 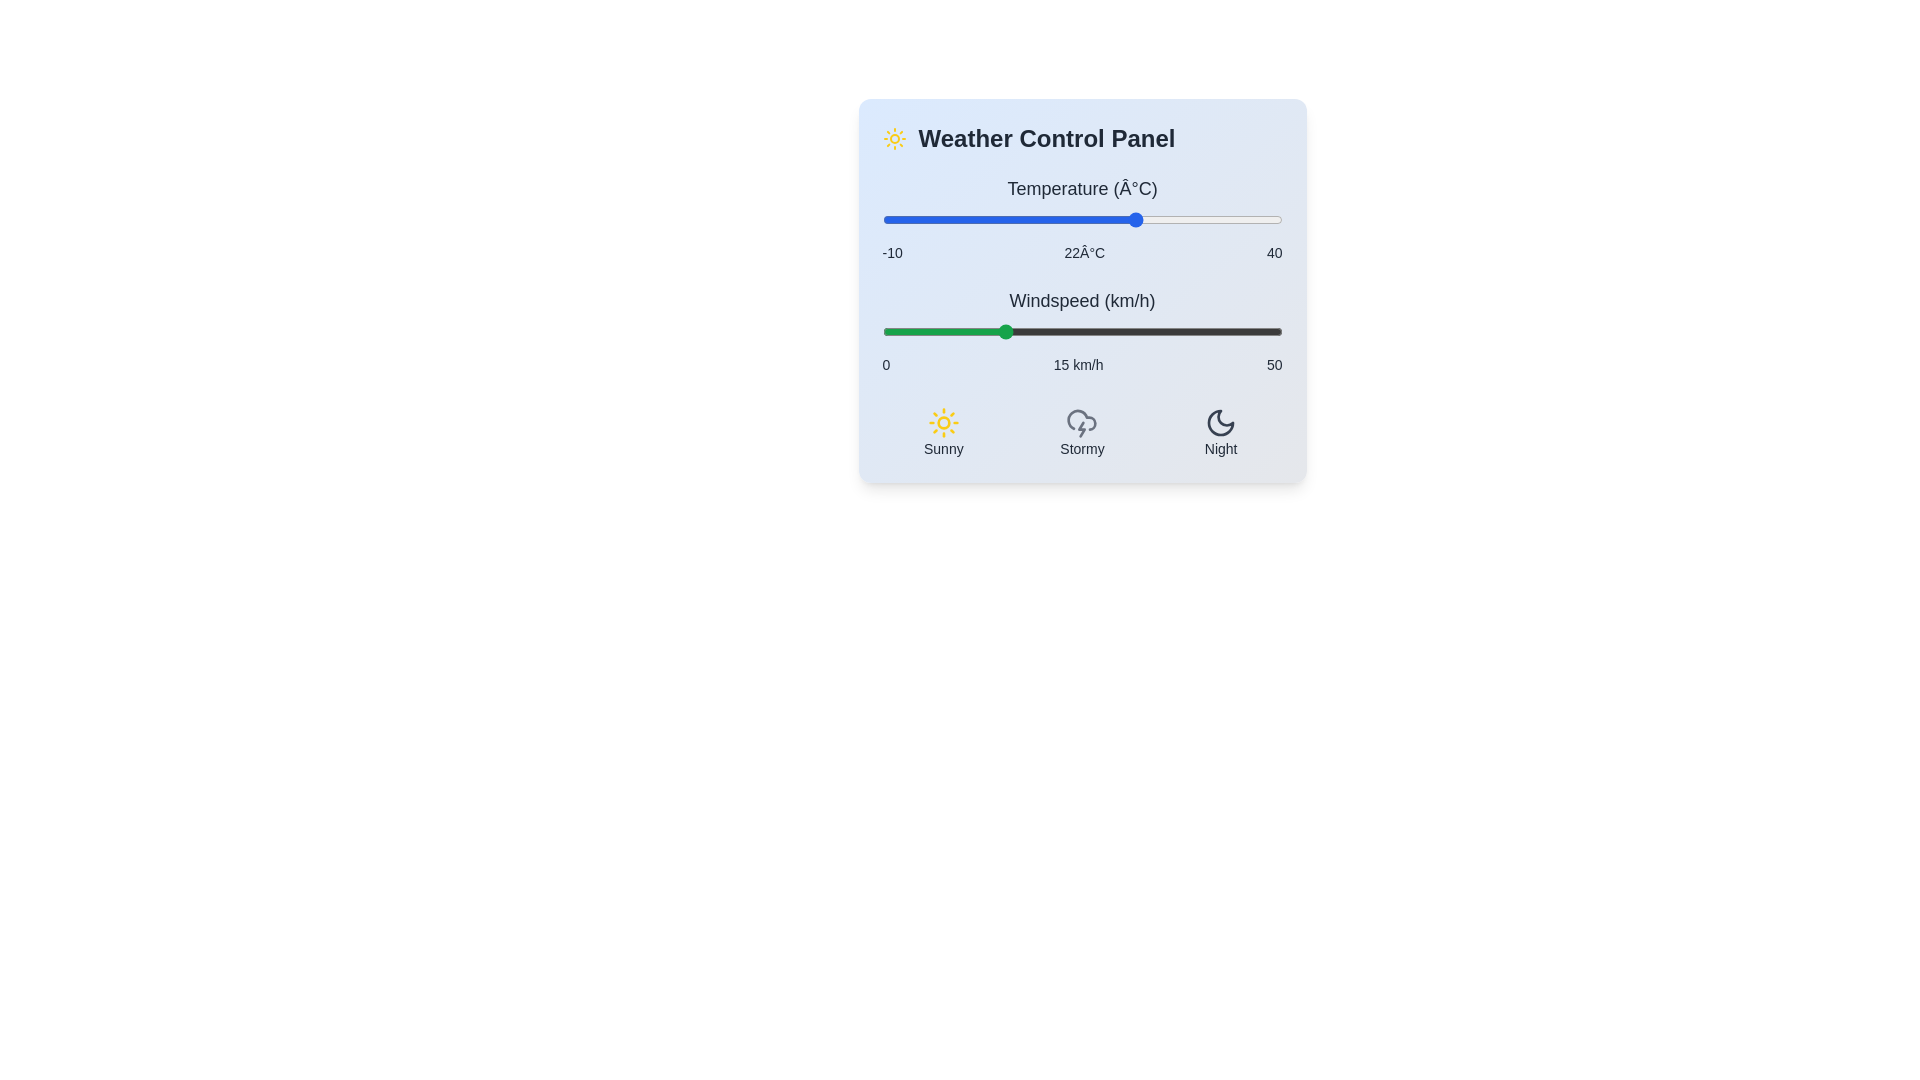 What do you see at coordinates (942, 431) in the screenshot?
I see `the sunny weather status indicator label to highlight it` at bounding box center [942, 431].